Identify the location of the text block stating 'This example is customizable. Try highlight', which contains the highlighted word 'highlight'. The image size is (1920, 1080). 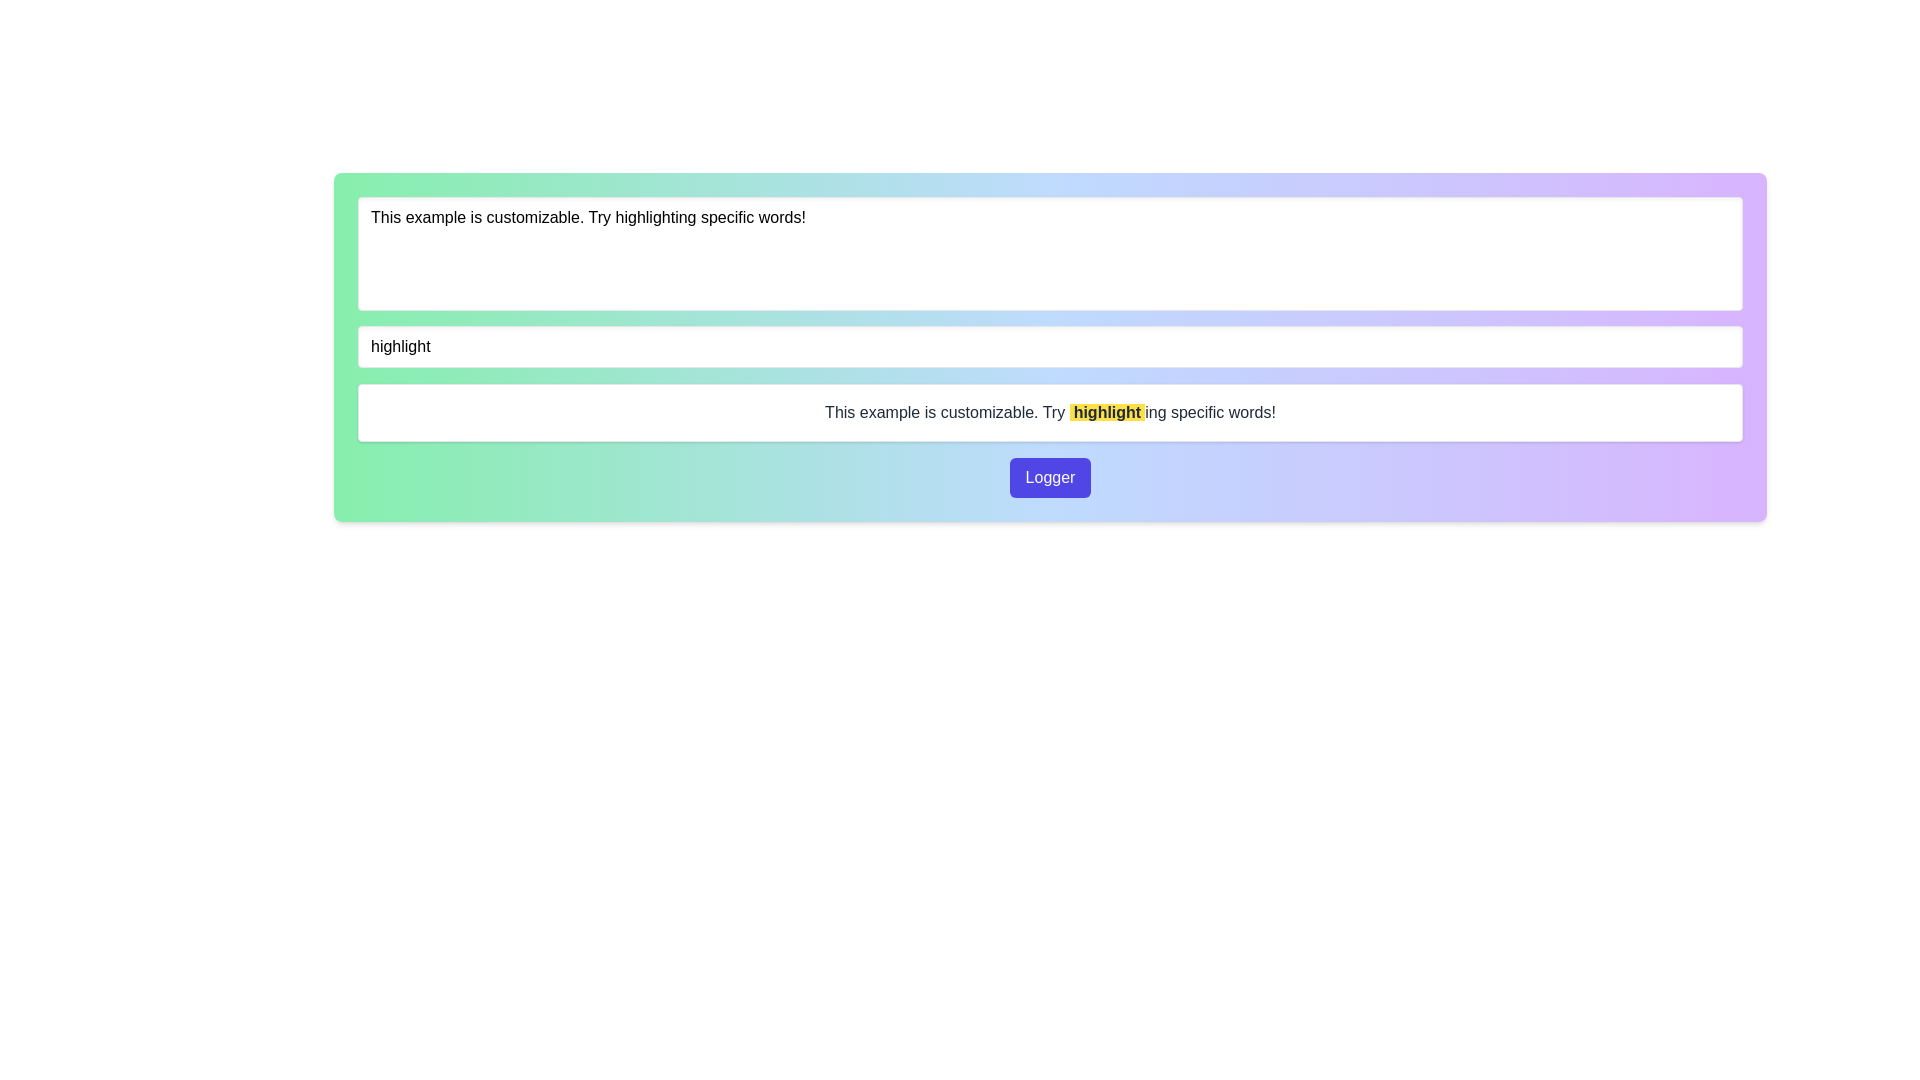
(985, 411).